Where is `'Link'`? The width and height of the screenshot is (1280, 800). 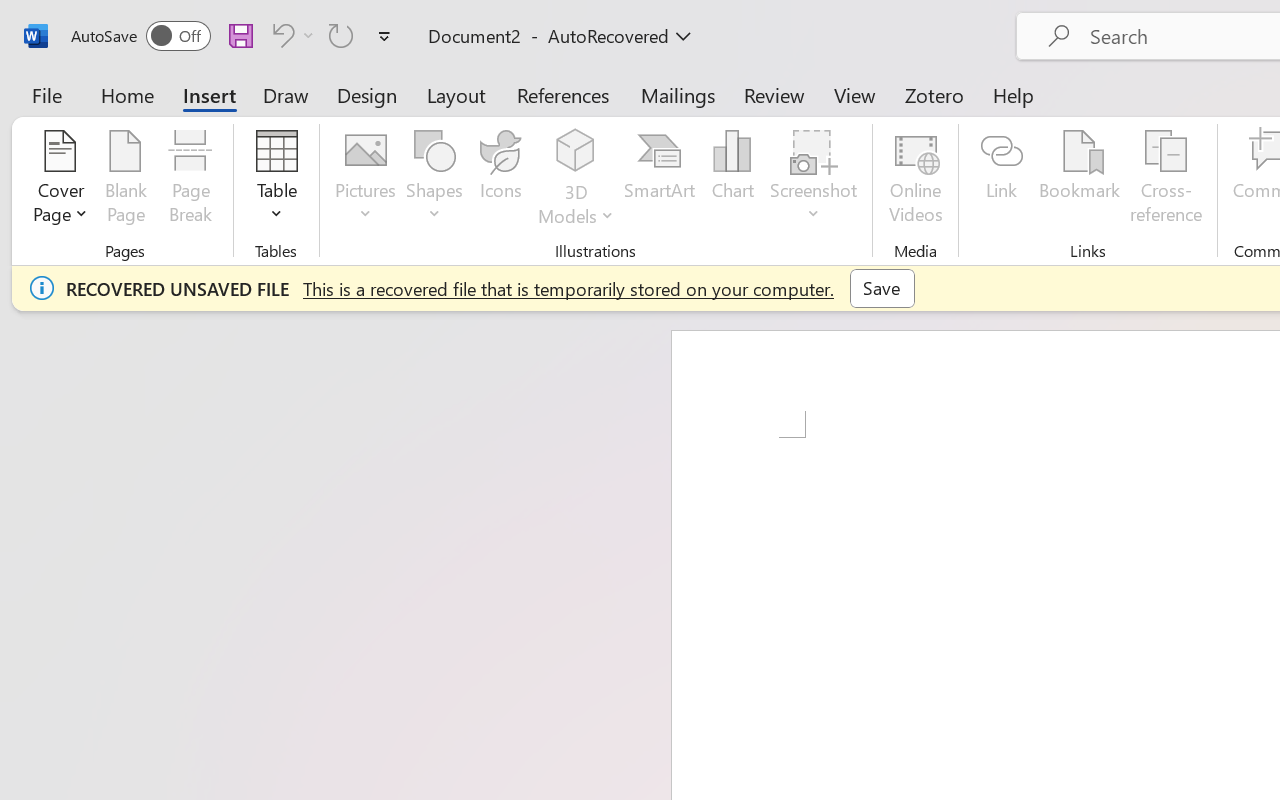
'Link' is located at coordinates (1002, 179).